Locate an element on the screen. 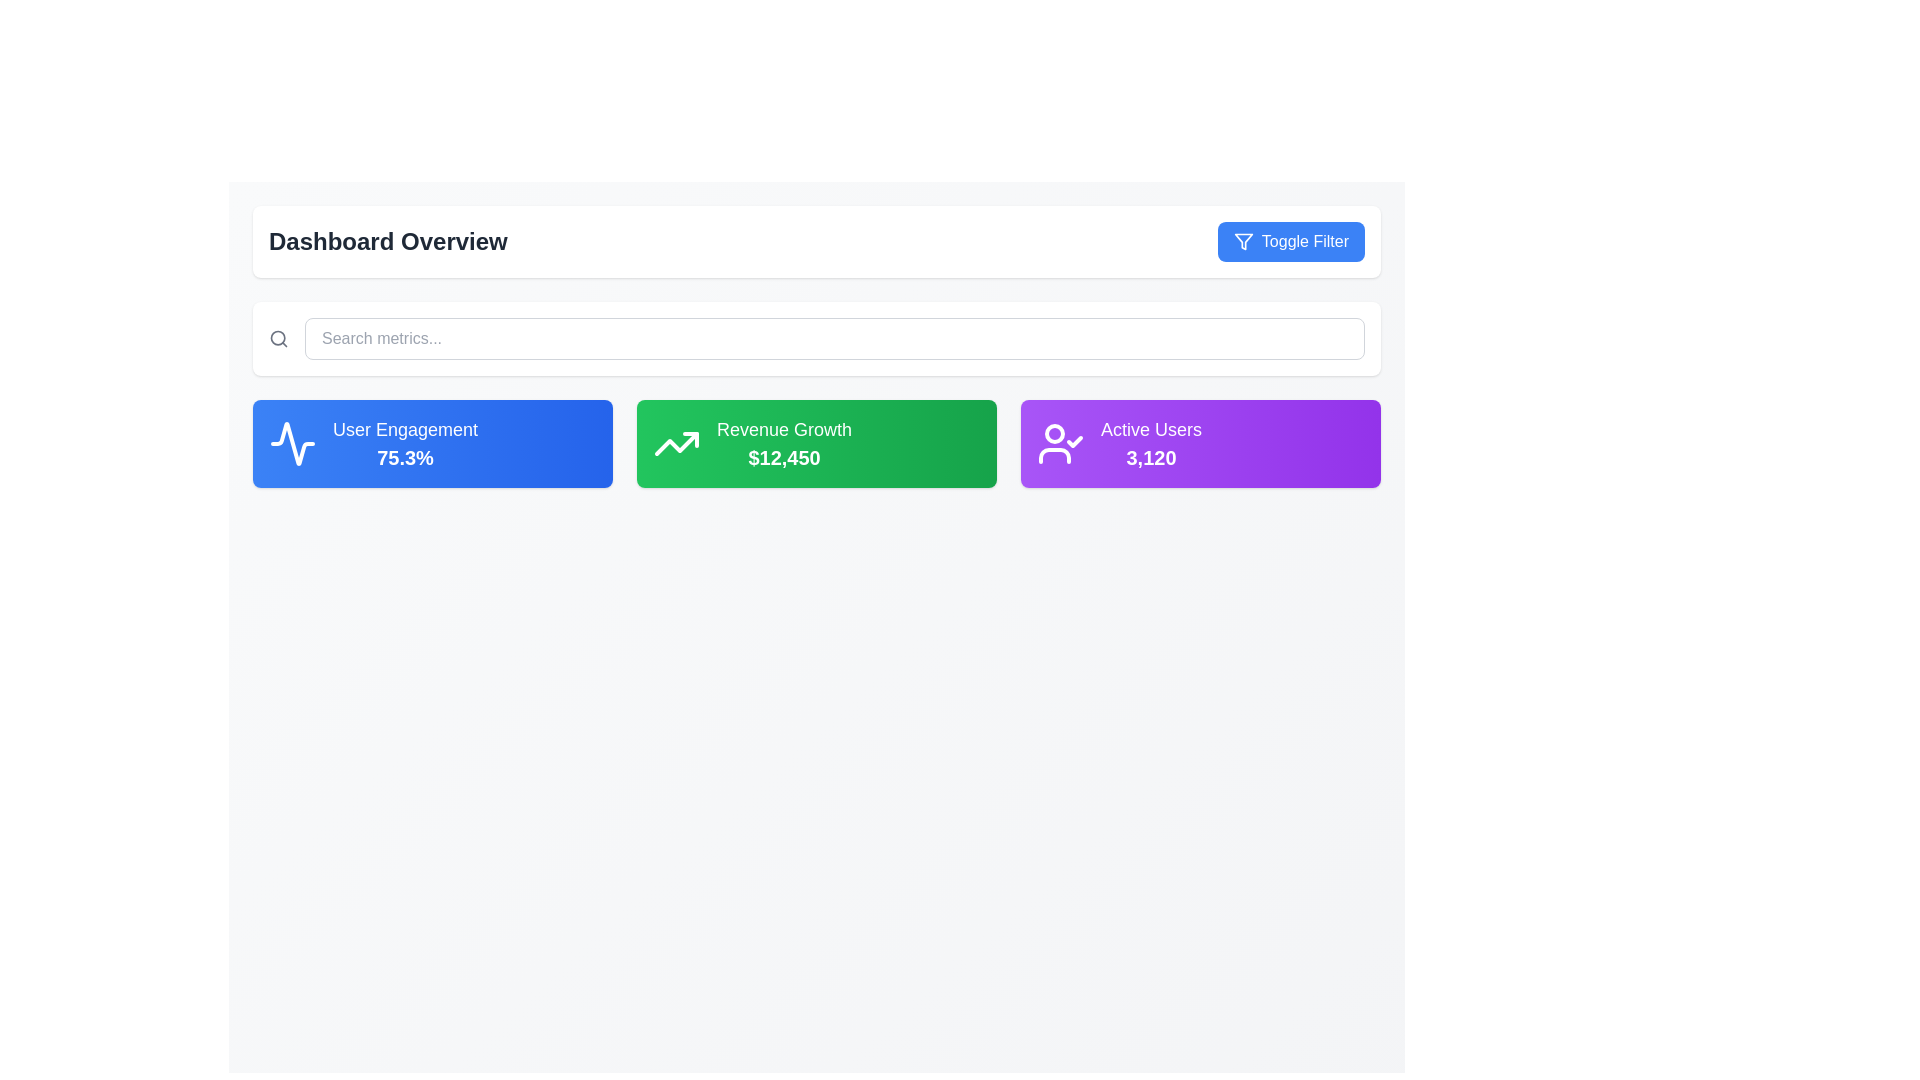 This screenshot has width=1920, height=1080. the search icon located on the far-left side of the search bar to trigger tooltip or visual changes is located at coordinates (277, 338).